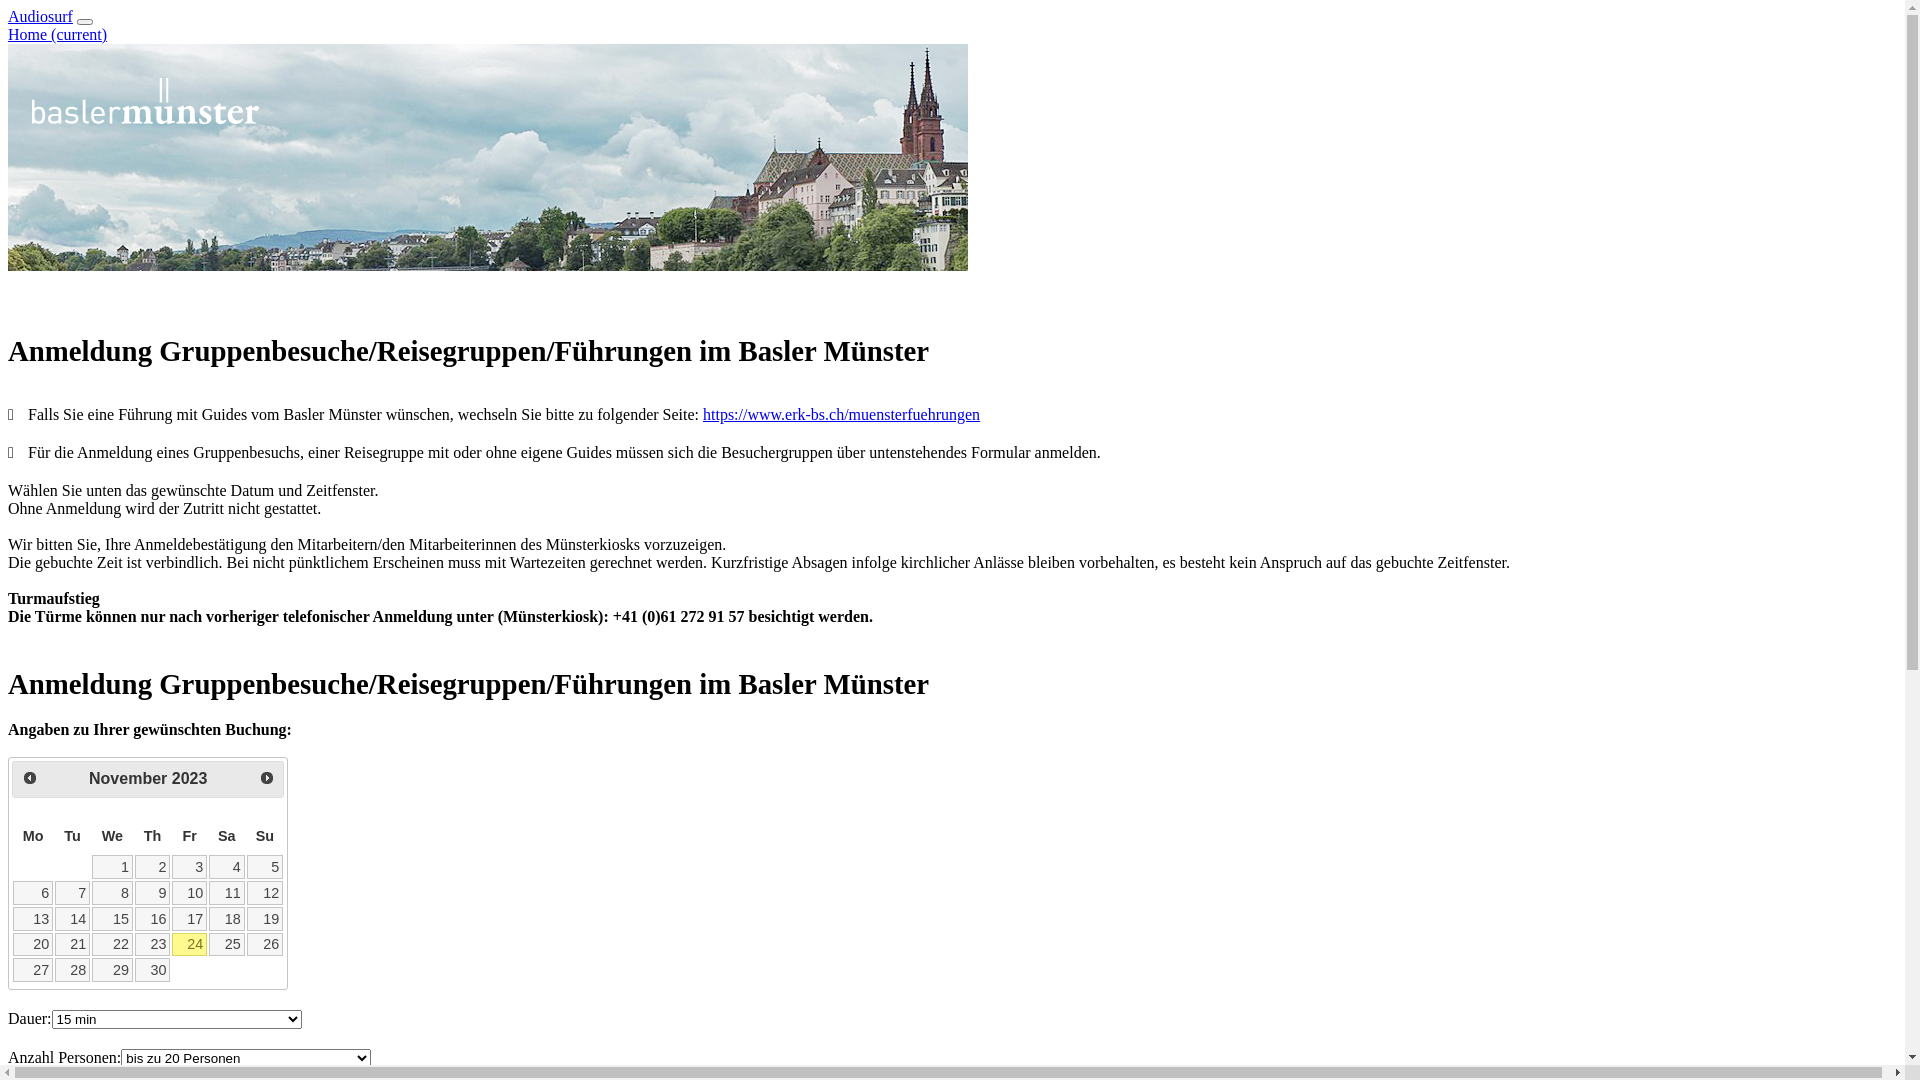 The height and width of the screenshot is (1080, 1920). Describe the element at coordinates (189, 866) in the screenshot. I see `'3'` at that location.